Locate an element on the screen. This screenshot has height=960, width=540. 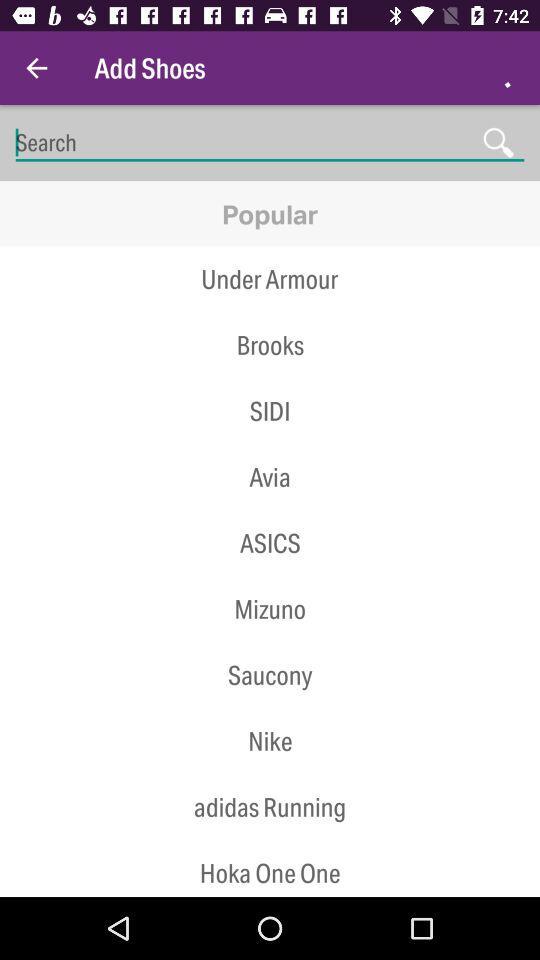
hoka one one is located at coordinates (270, 867).